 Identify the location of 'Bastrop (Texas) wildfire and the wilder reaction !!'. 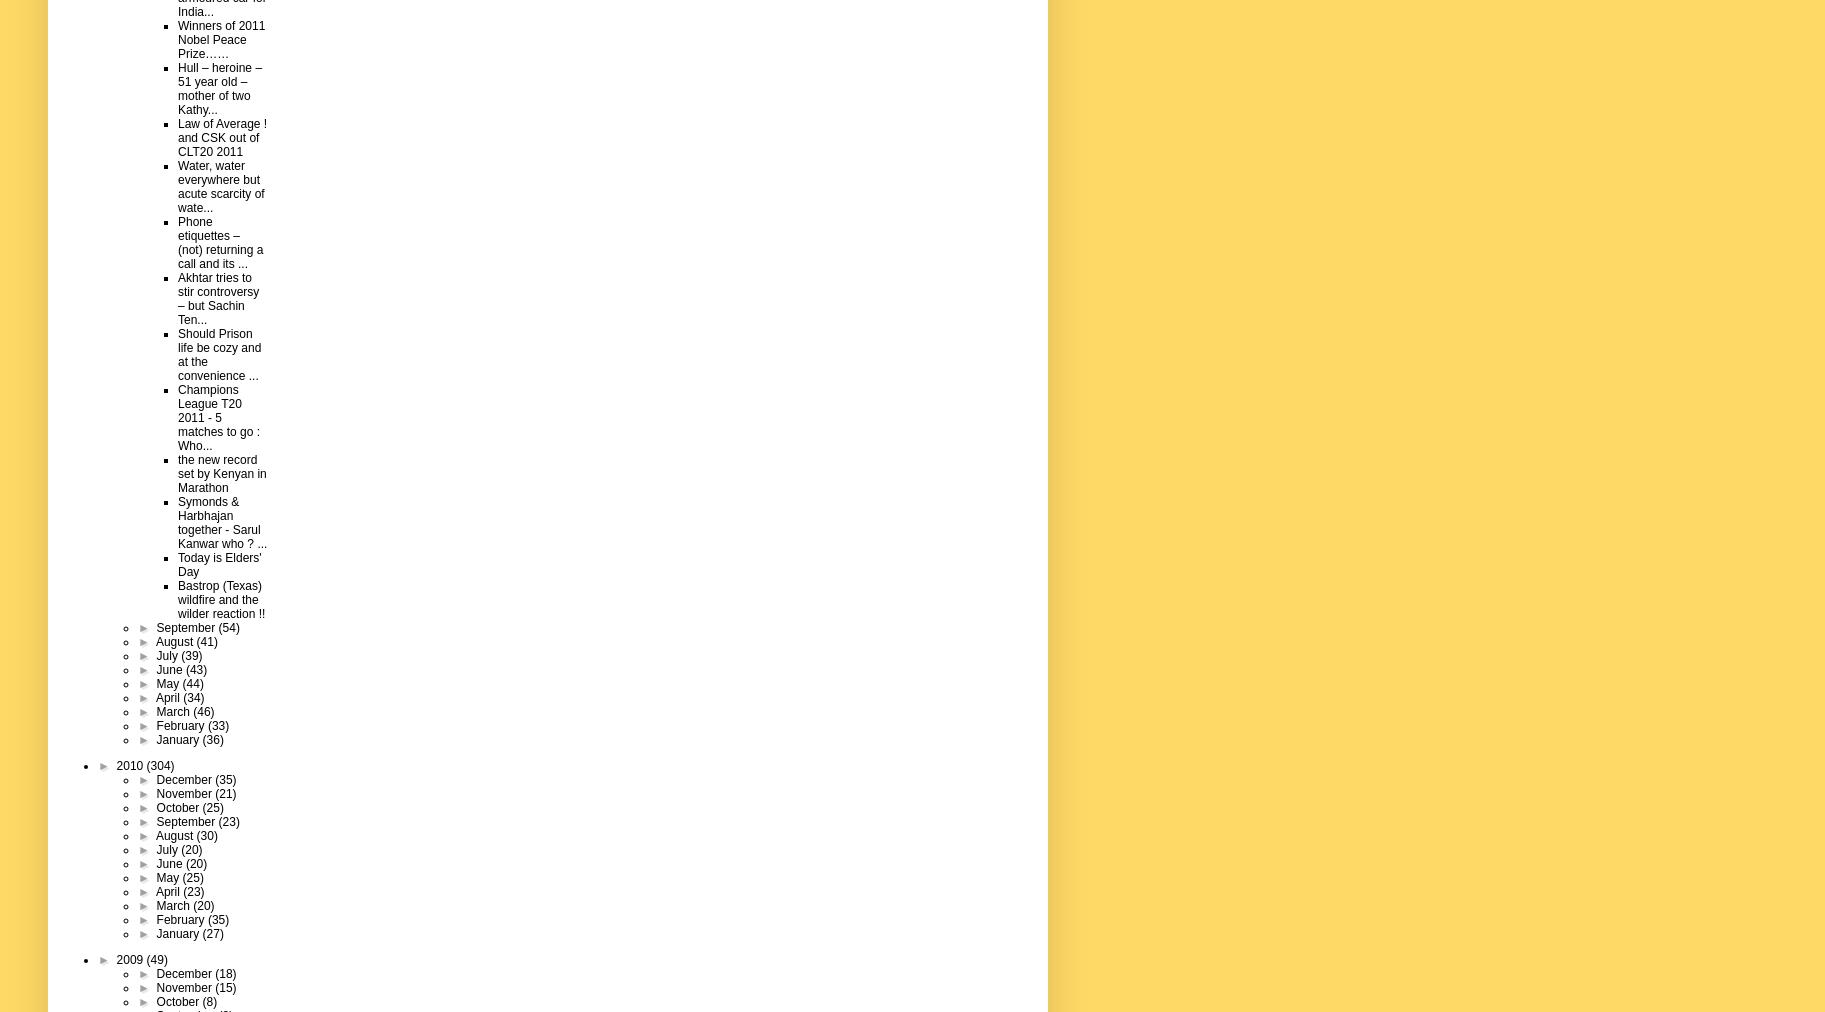
(221, 598).